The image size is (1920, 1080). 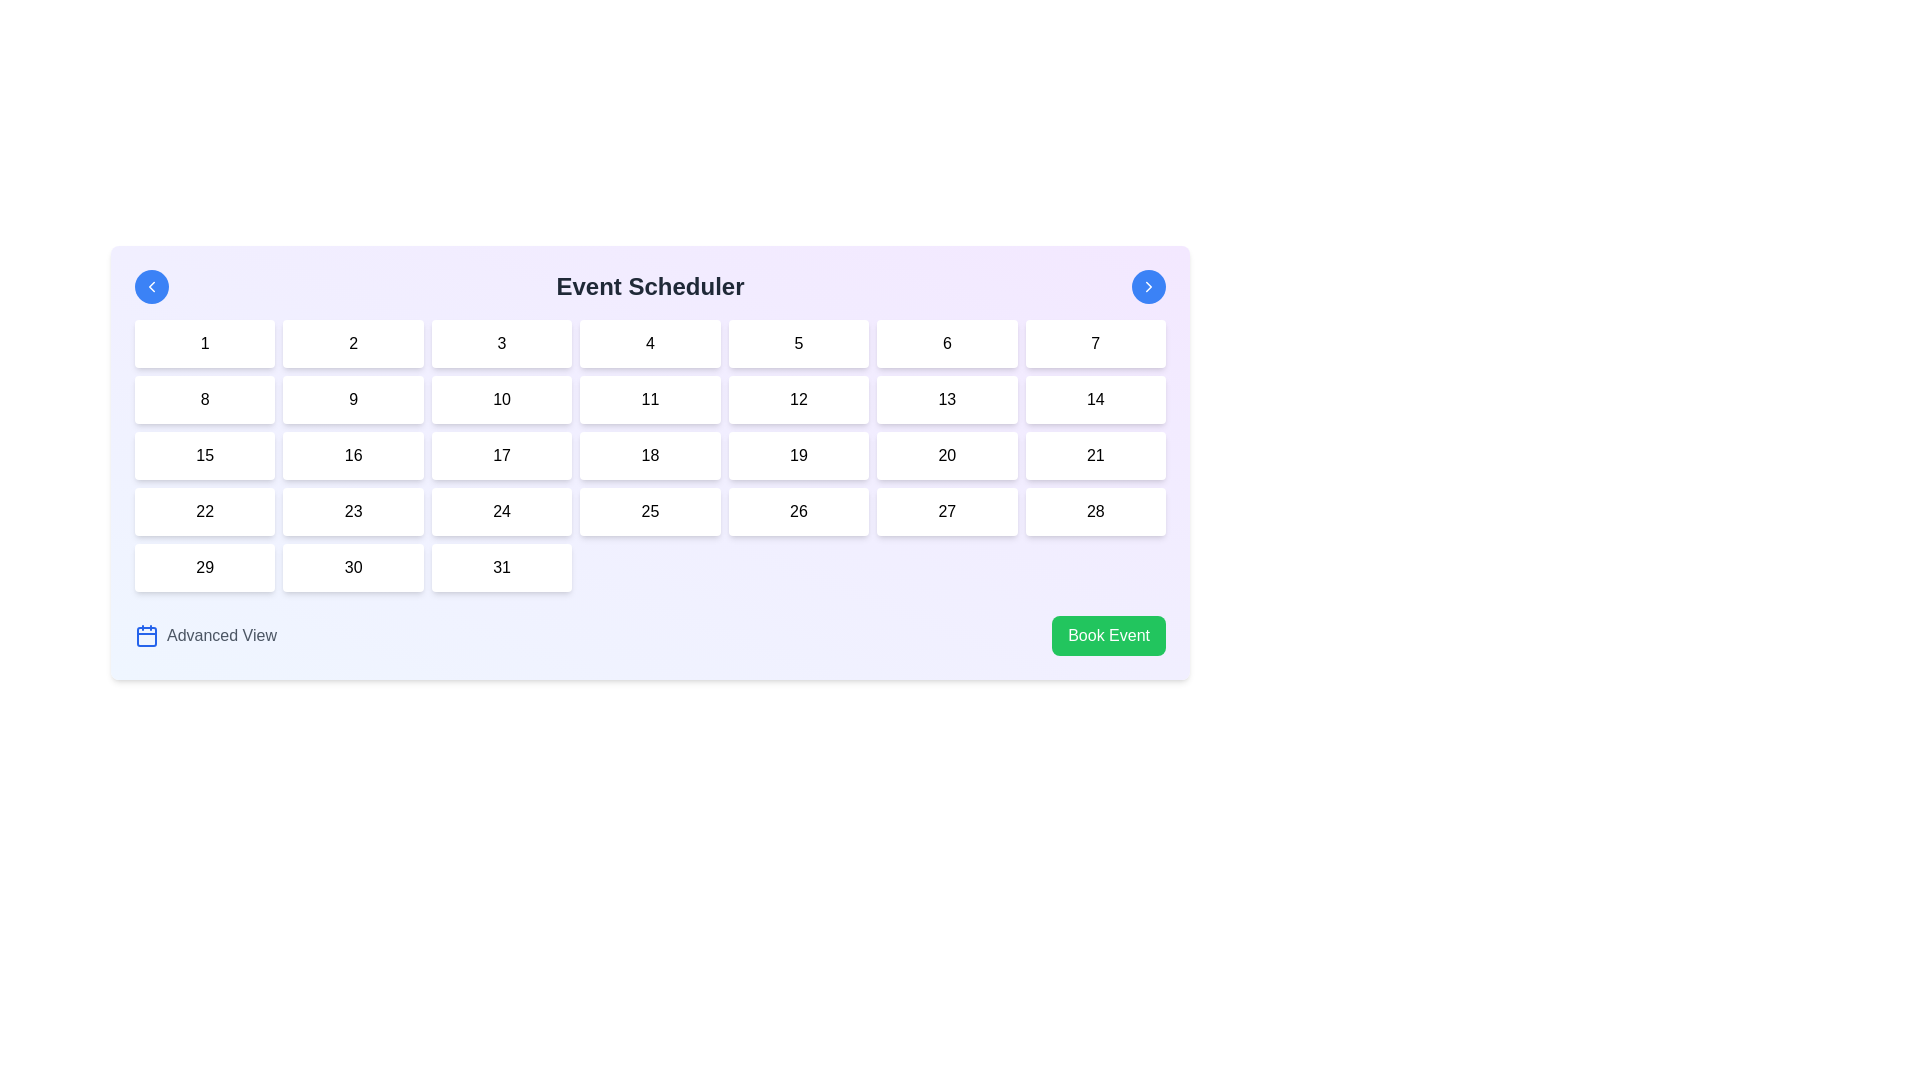 I want to click on the Text label located at the bottom-left corner of the interface, which is positioned directly to the right of a blue calendar icon, so click(x=221, y=636).